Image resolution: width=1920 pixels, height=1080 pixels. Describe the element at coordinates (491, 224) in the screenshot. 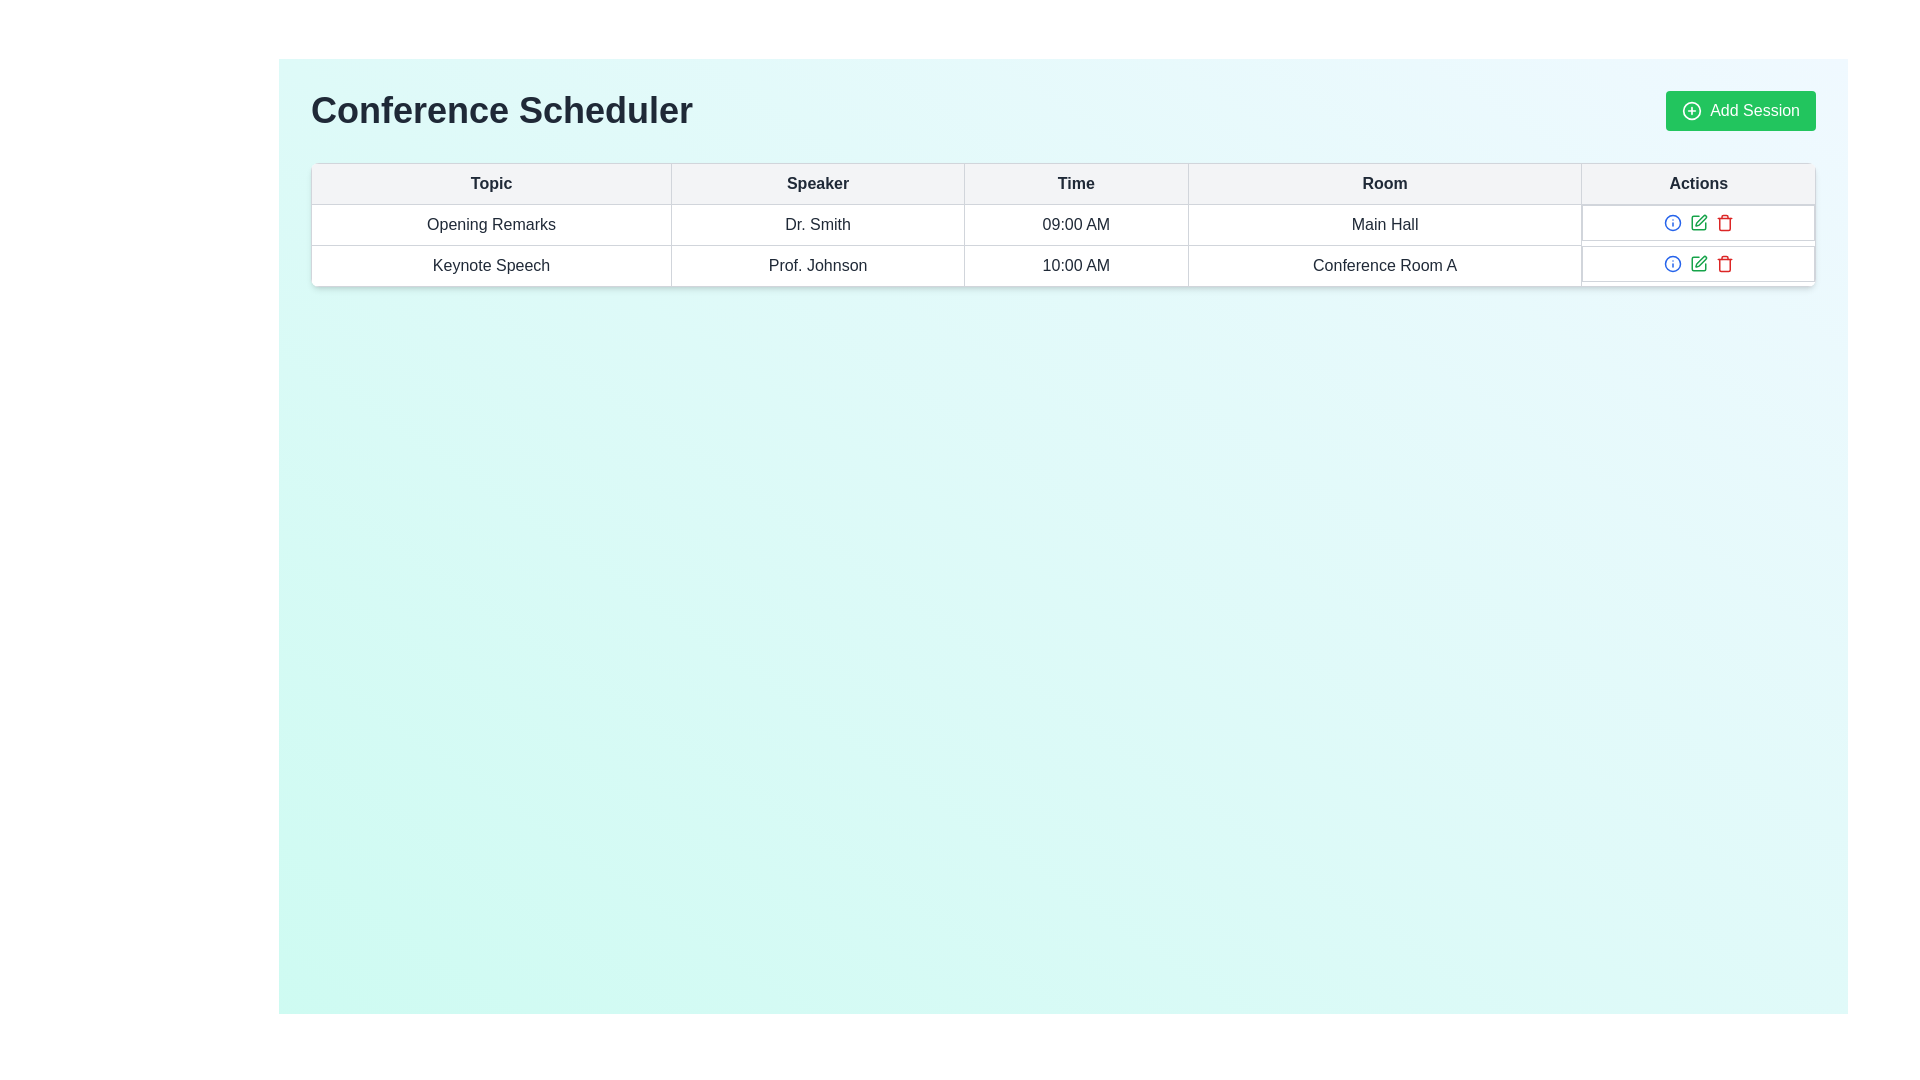

I see `the text label displaying 'Opening Remarks' which is styled with a gray border and is the leftmost cell under the 'Topic' column in the first row of the table` at that location.